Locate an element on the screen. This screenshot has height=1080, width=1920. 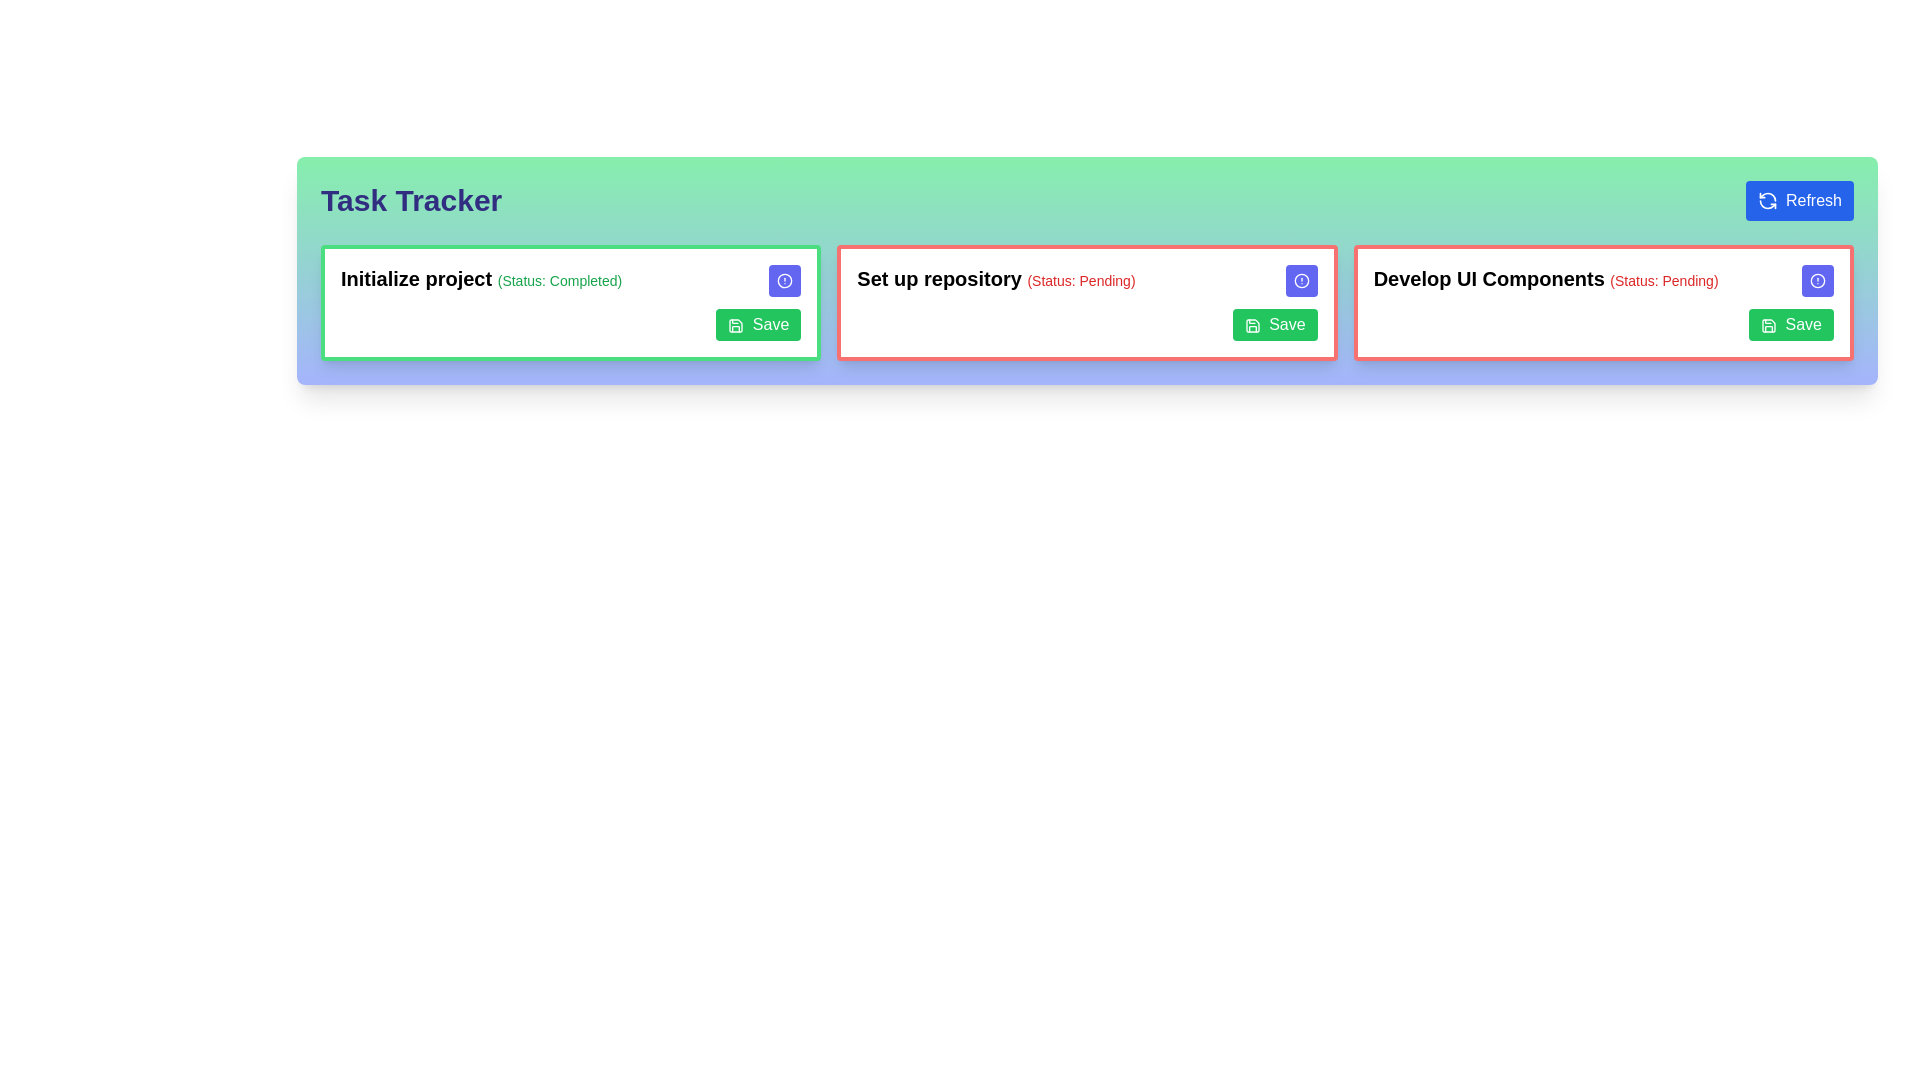
the main background shape of the save icon within the 'Initialize project' task card, which serves as the base of the save action in the green 'Save' button is located at coordinates (735, 324).